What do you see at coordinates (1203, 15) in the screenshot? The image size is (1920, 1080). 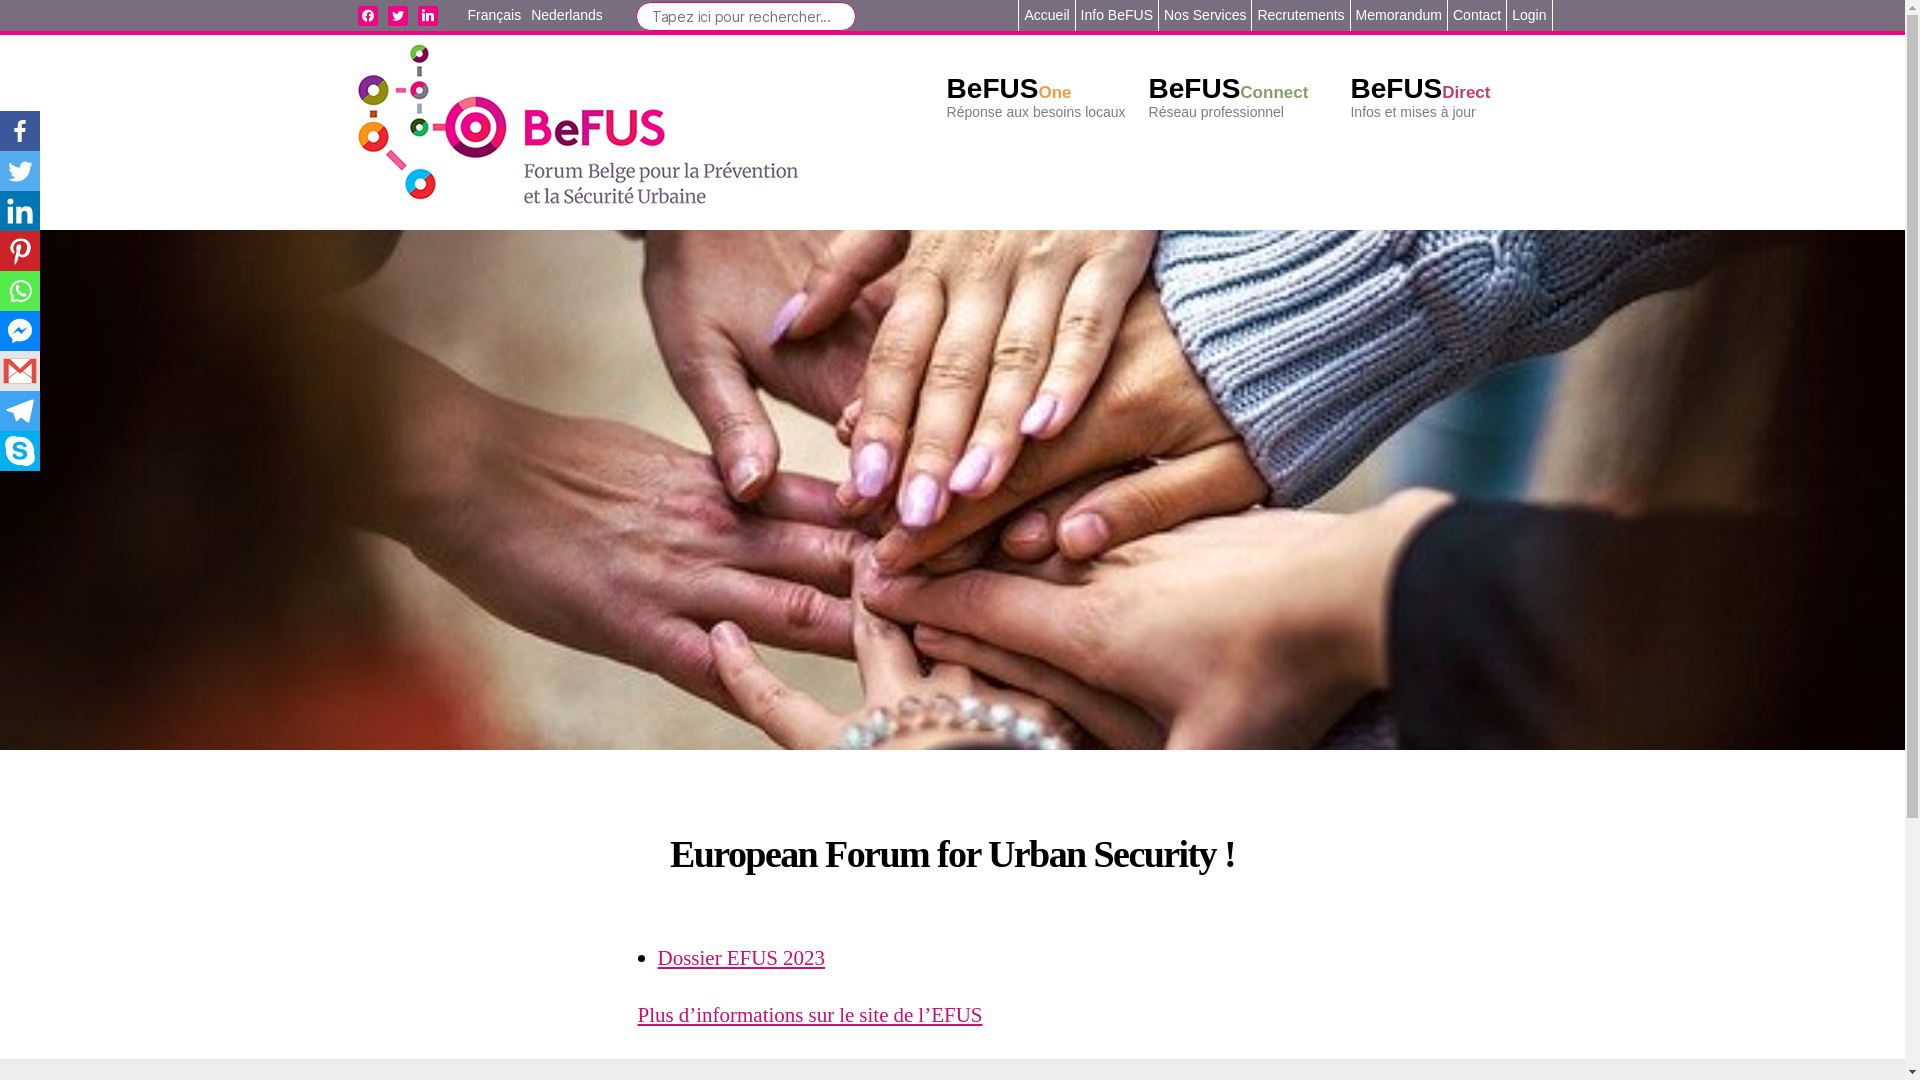 I see `'Nos Services'` at bounding box center [1203, 15].